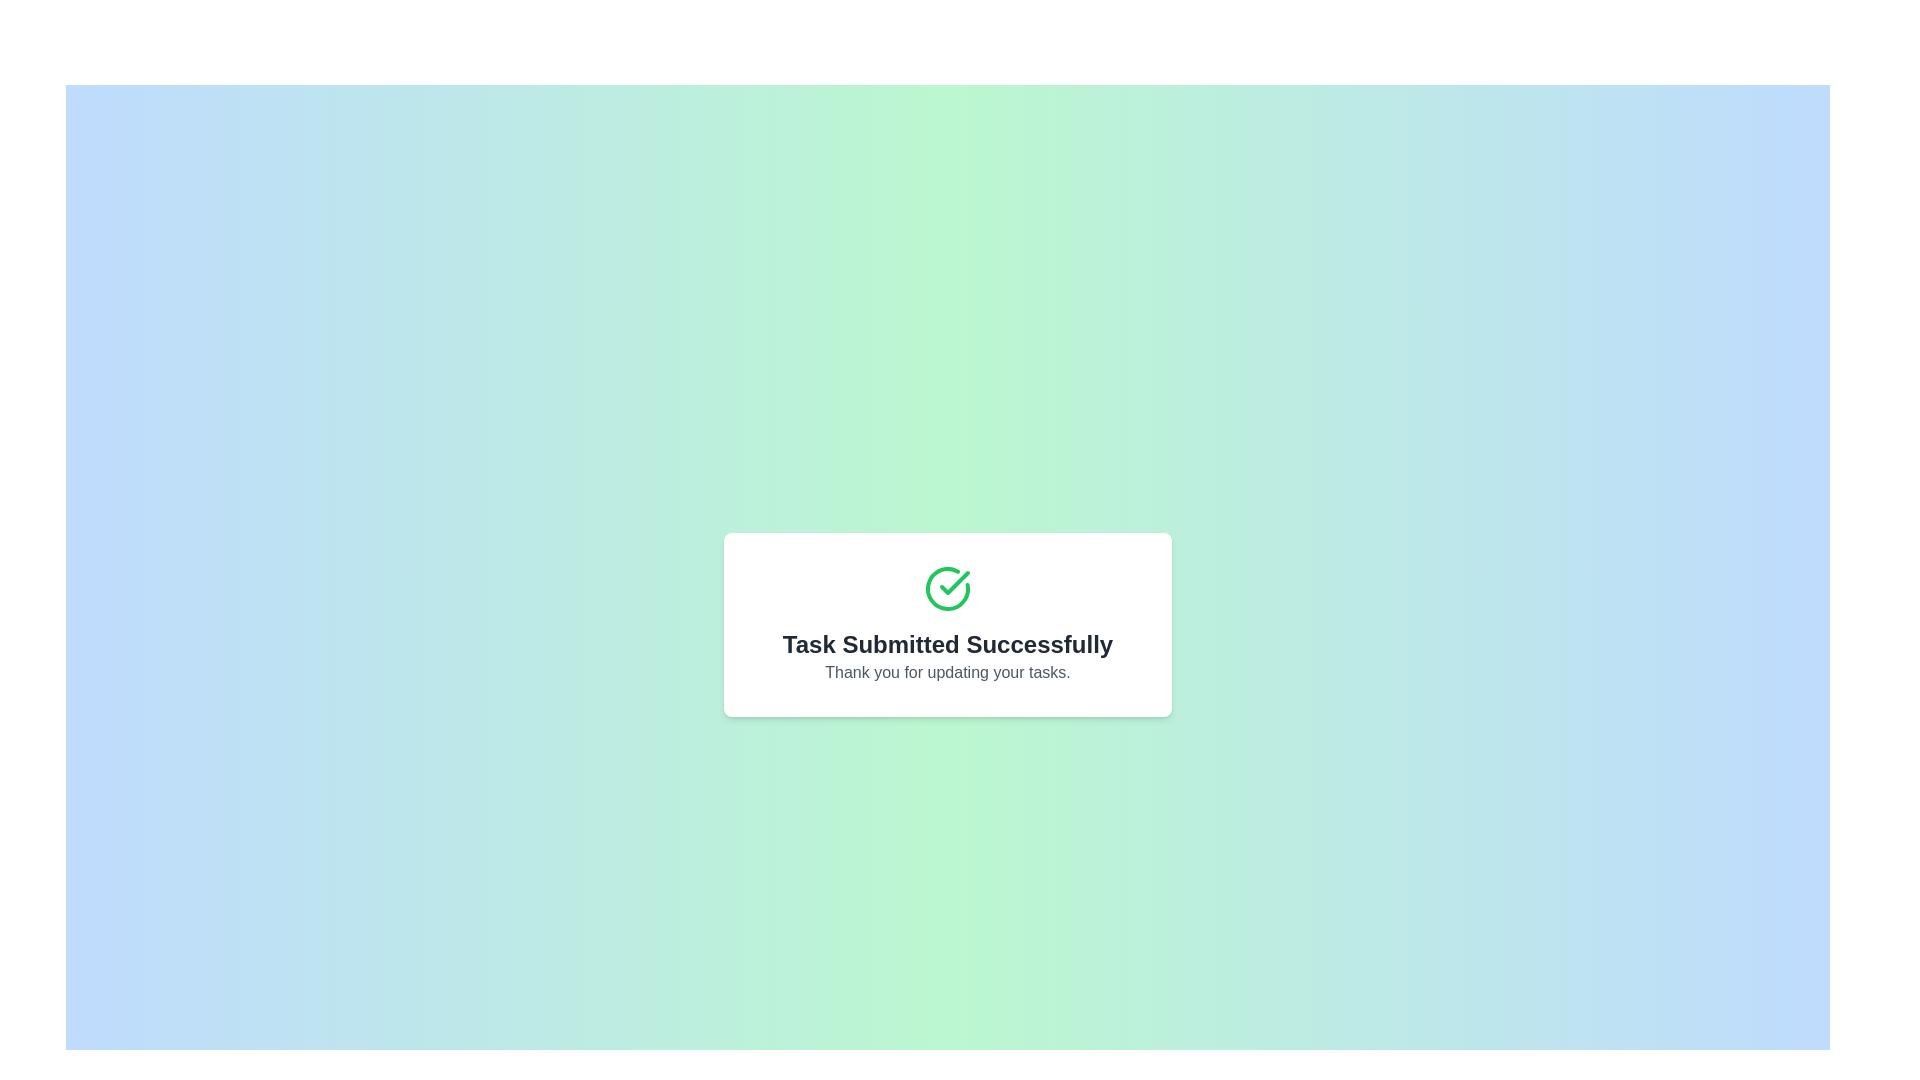  Describe the element at coordinates (947, 588) in the screenshot. I see `circular confirmation icon featuring a green checkmark, located at the top of the card for success confirmation, by clicking on it` at that location.